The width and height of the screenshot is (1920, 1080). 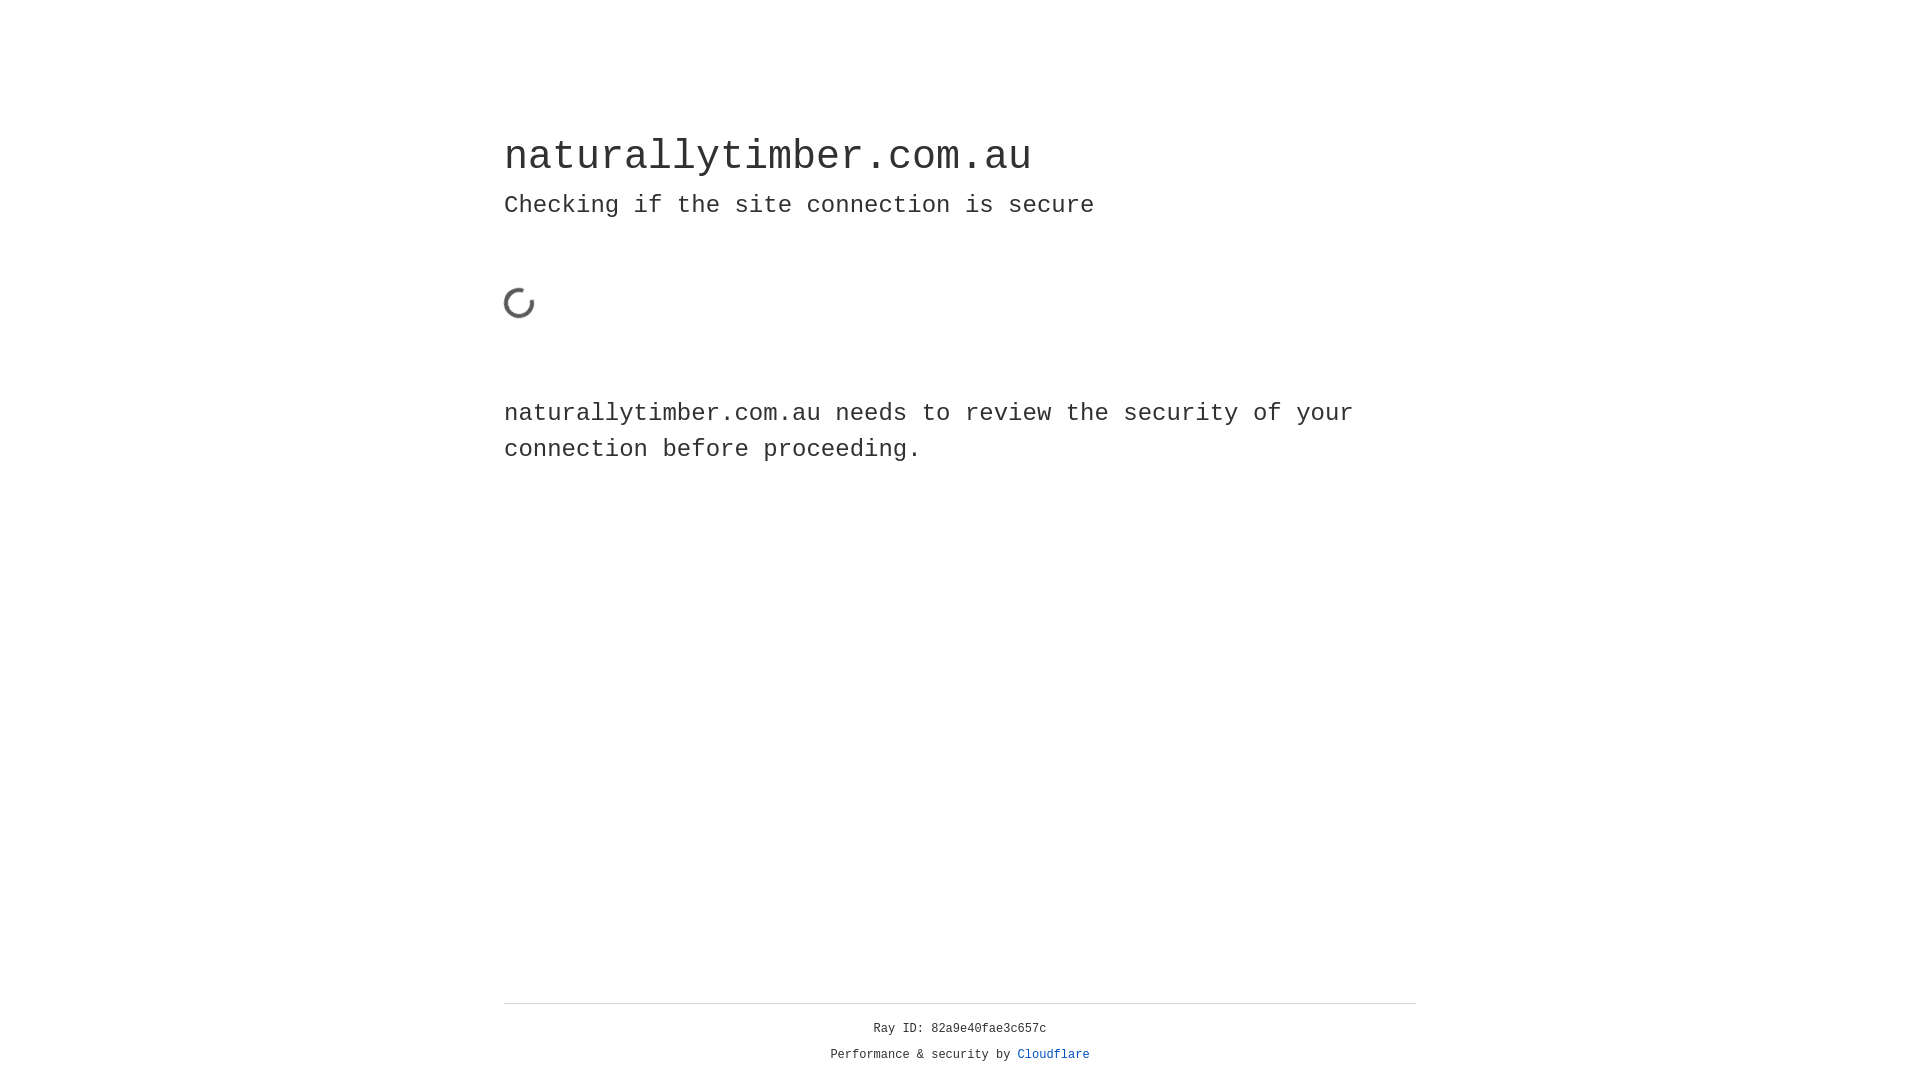 I want to click on 'Cloudflare', so click(x=1053, y=1054).